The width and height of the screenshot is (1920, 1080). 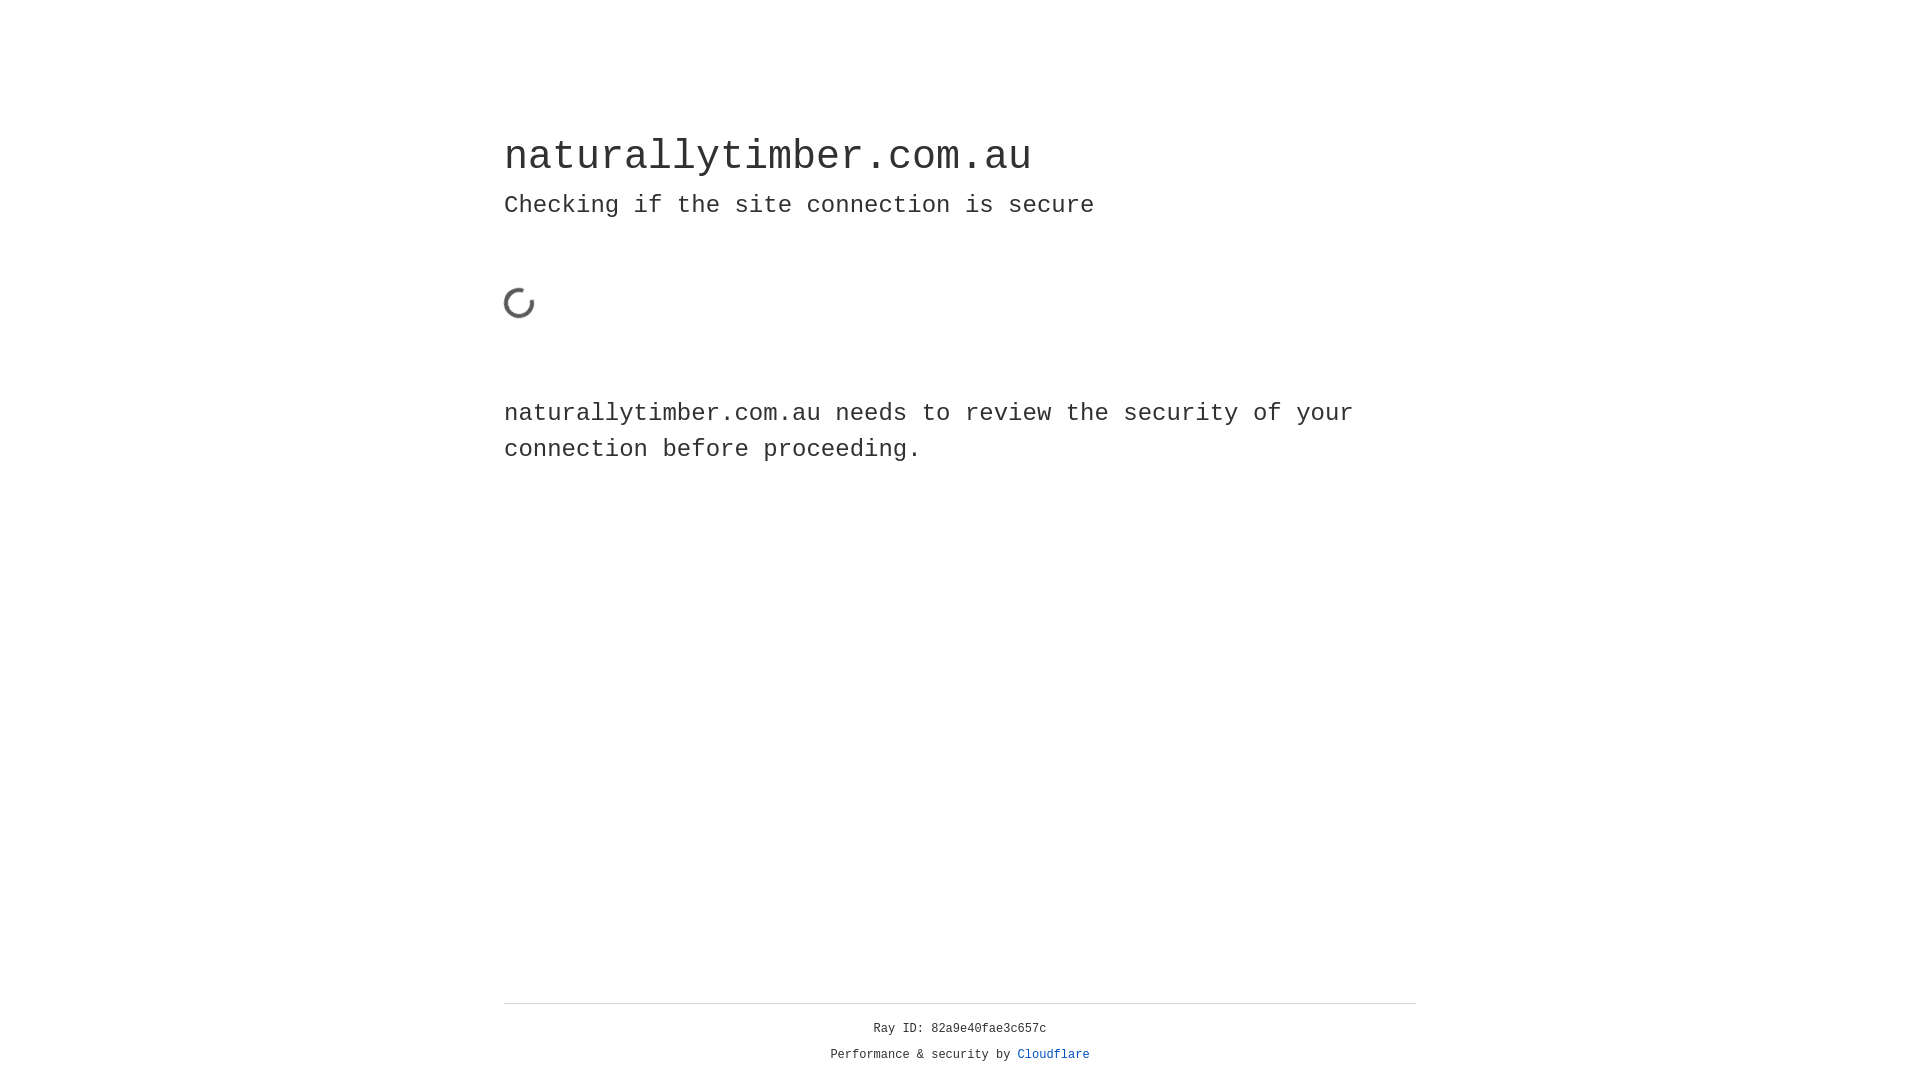 I want to click on 'Cloudflare', so click(x=1053, y=1054).